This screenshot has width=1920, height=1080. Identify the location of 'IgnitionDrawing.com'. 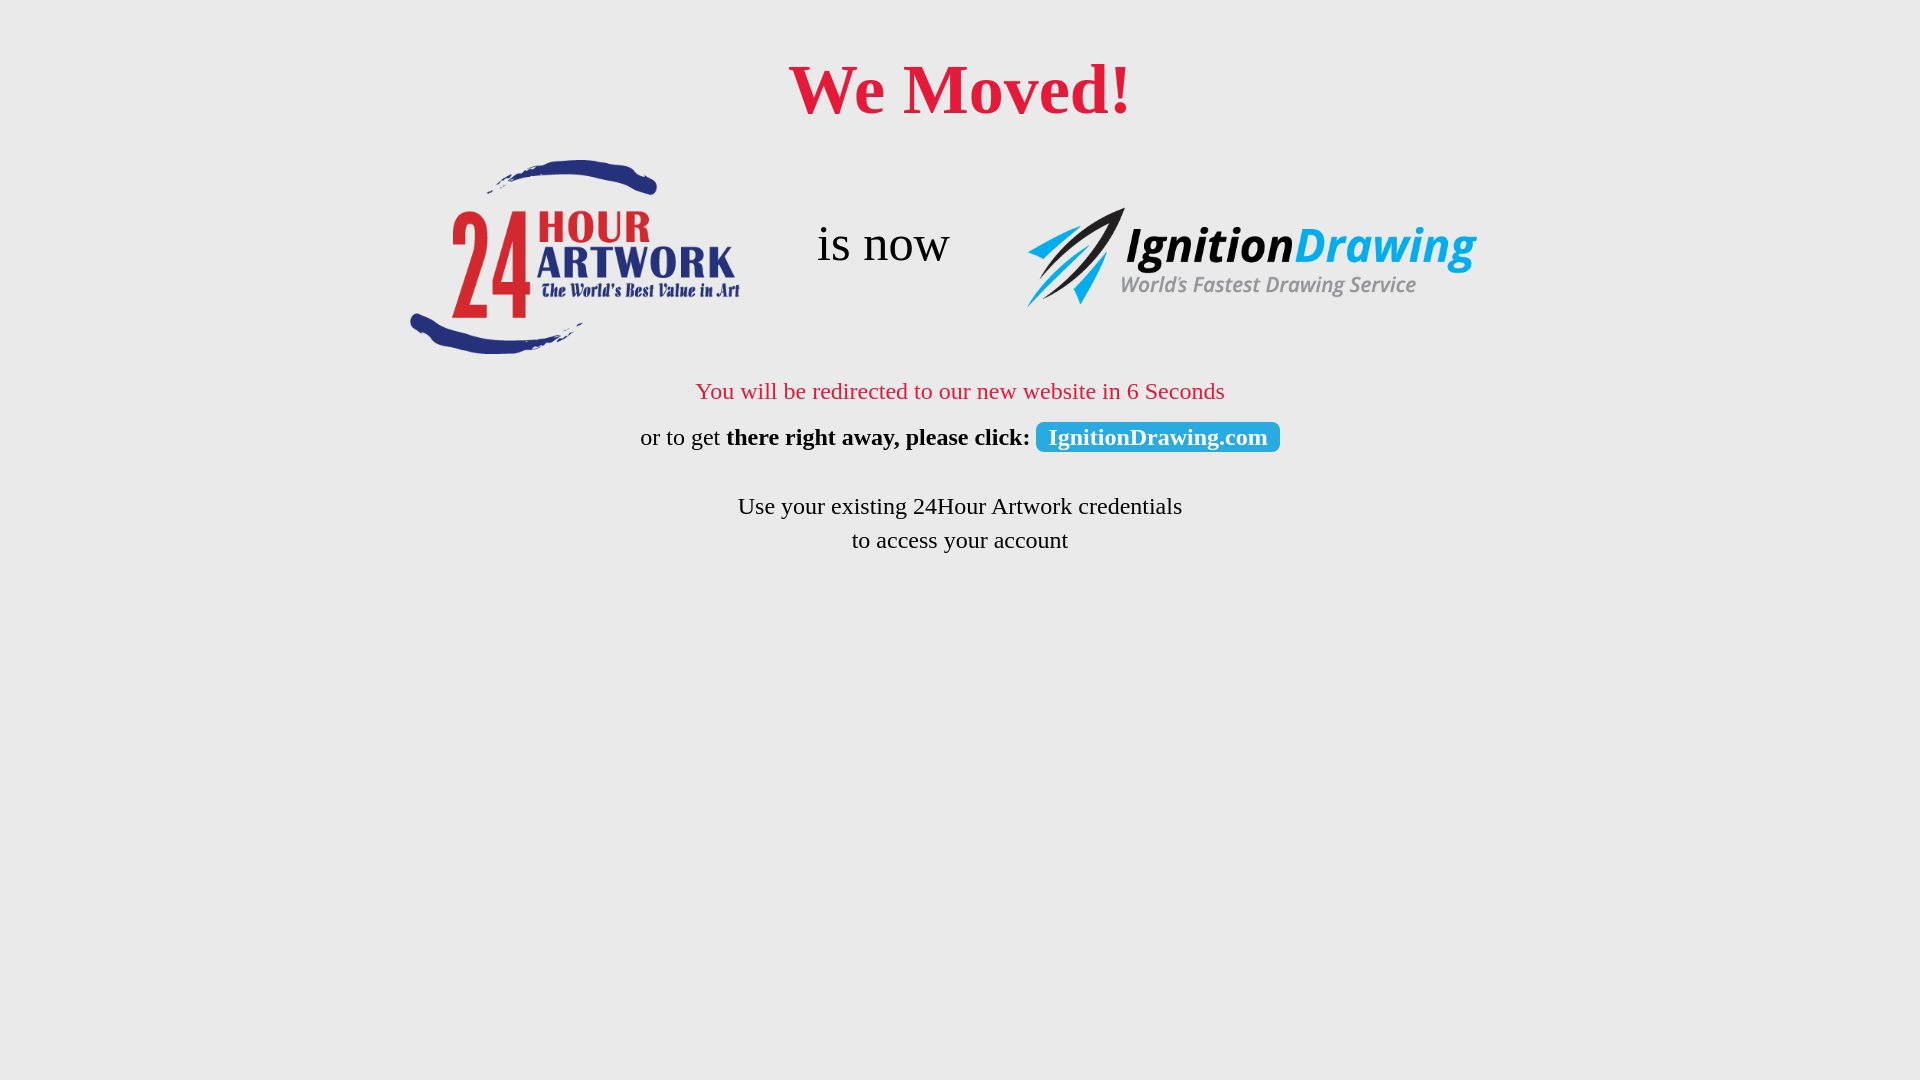
(1157, 435).